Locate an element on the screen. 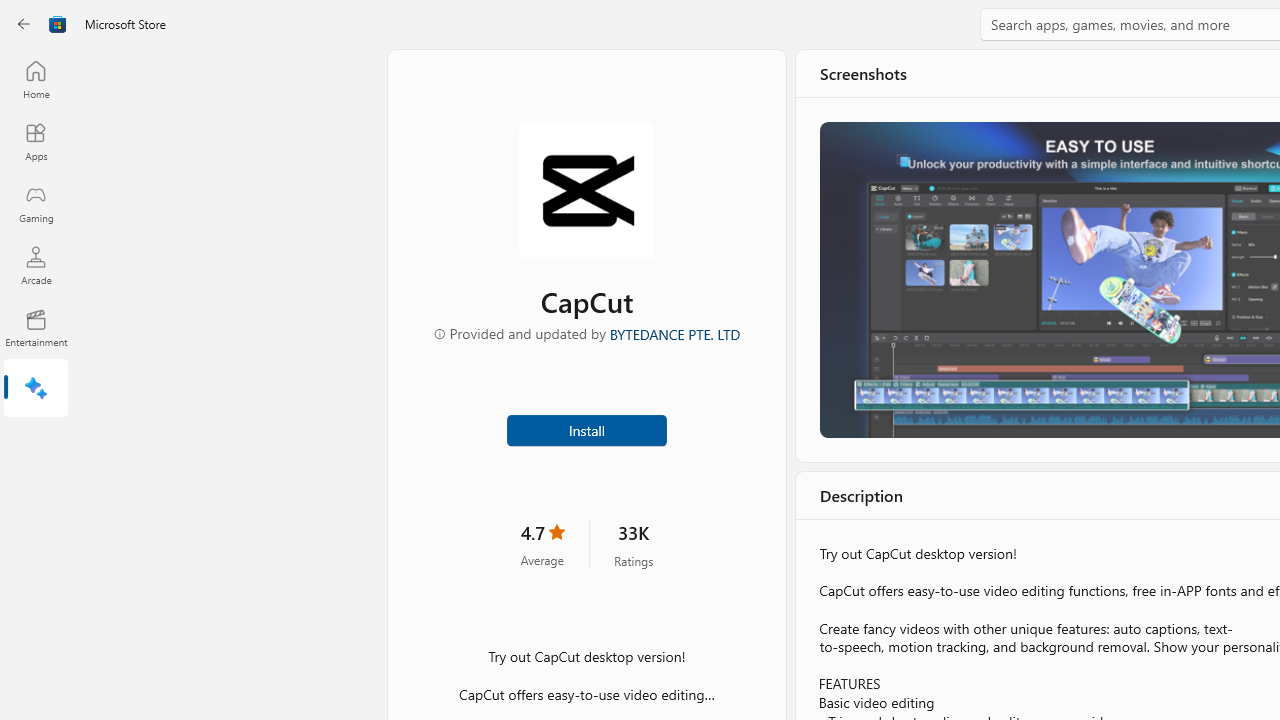  'Install' is located at coordinates (585, 428).